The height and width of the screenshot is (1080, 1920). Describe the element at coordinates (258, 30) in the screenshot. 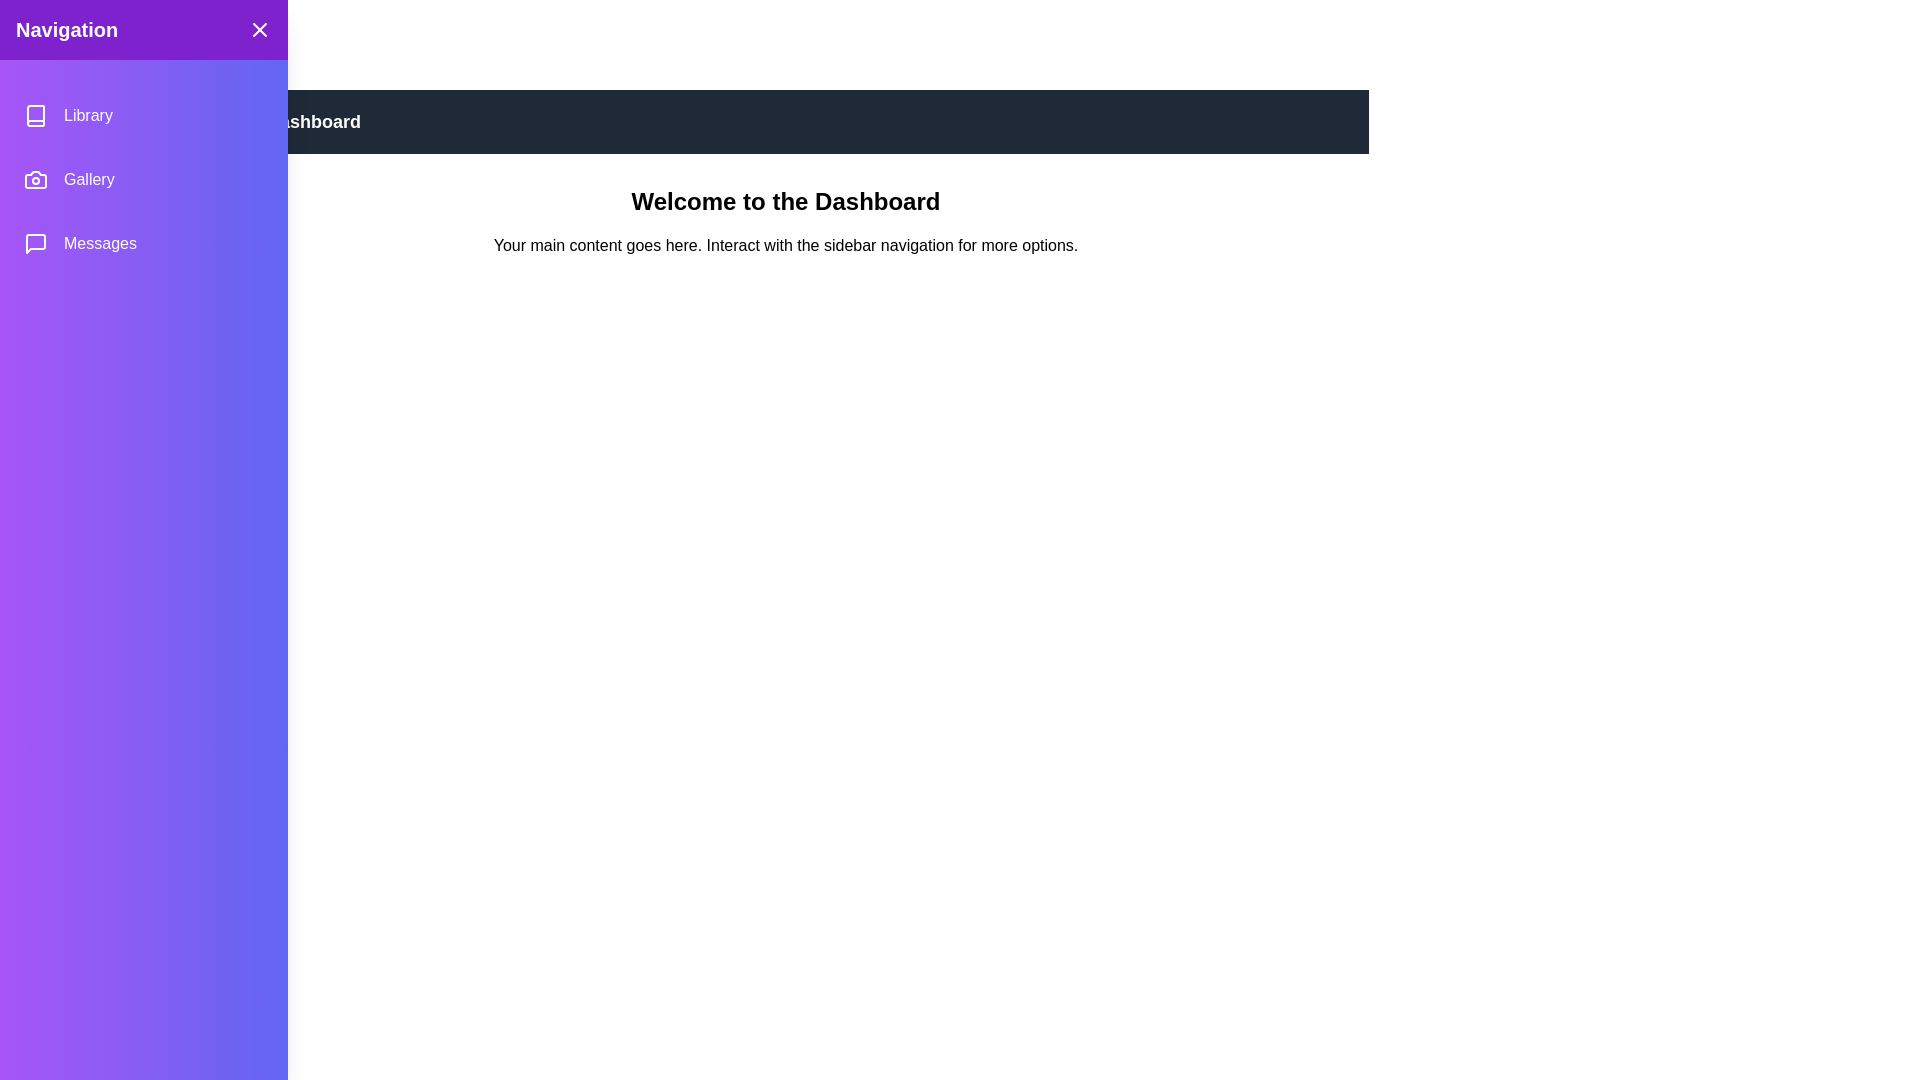

I see `the Close Icon (SVG) located in the top-right corner of the left sidebar's header area to possibly reveal a tooltip` at that location.